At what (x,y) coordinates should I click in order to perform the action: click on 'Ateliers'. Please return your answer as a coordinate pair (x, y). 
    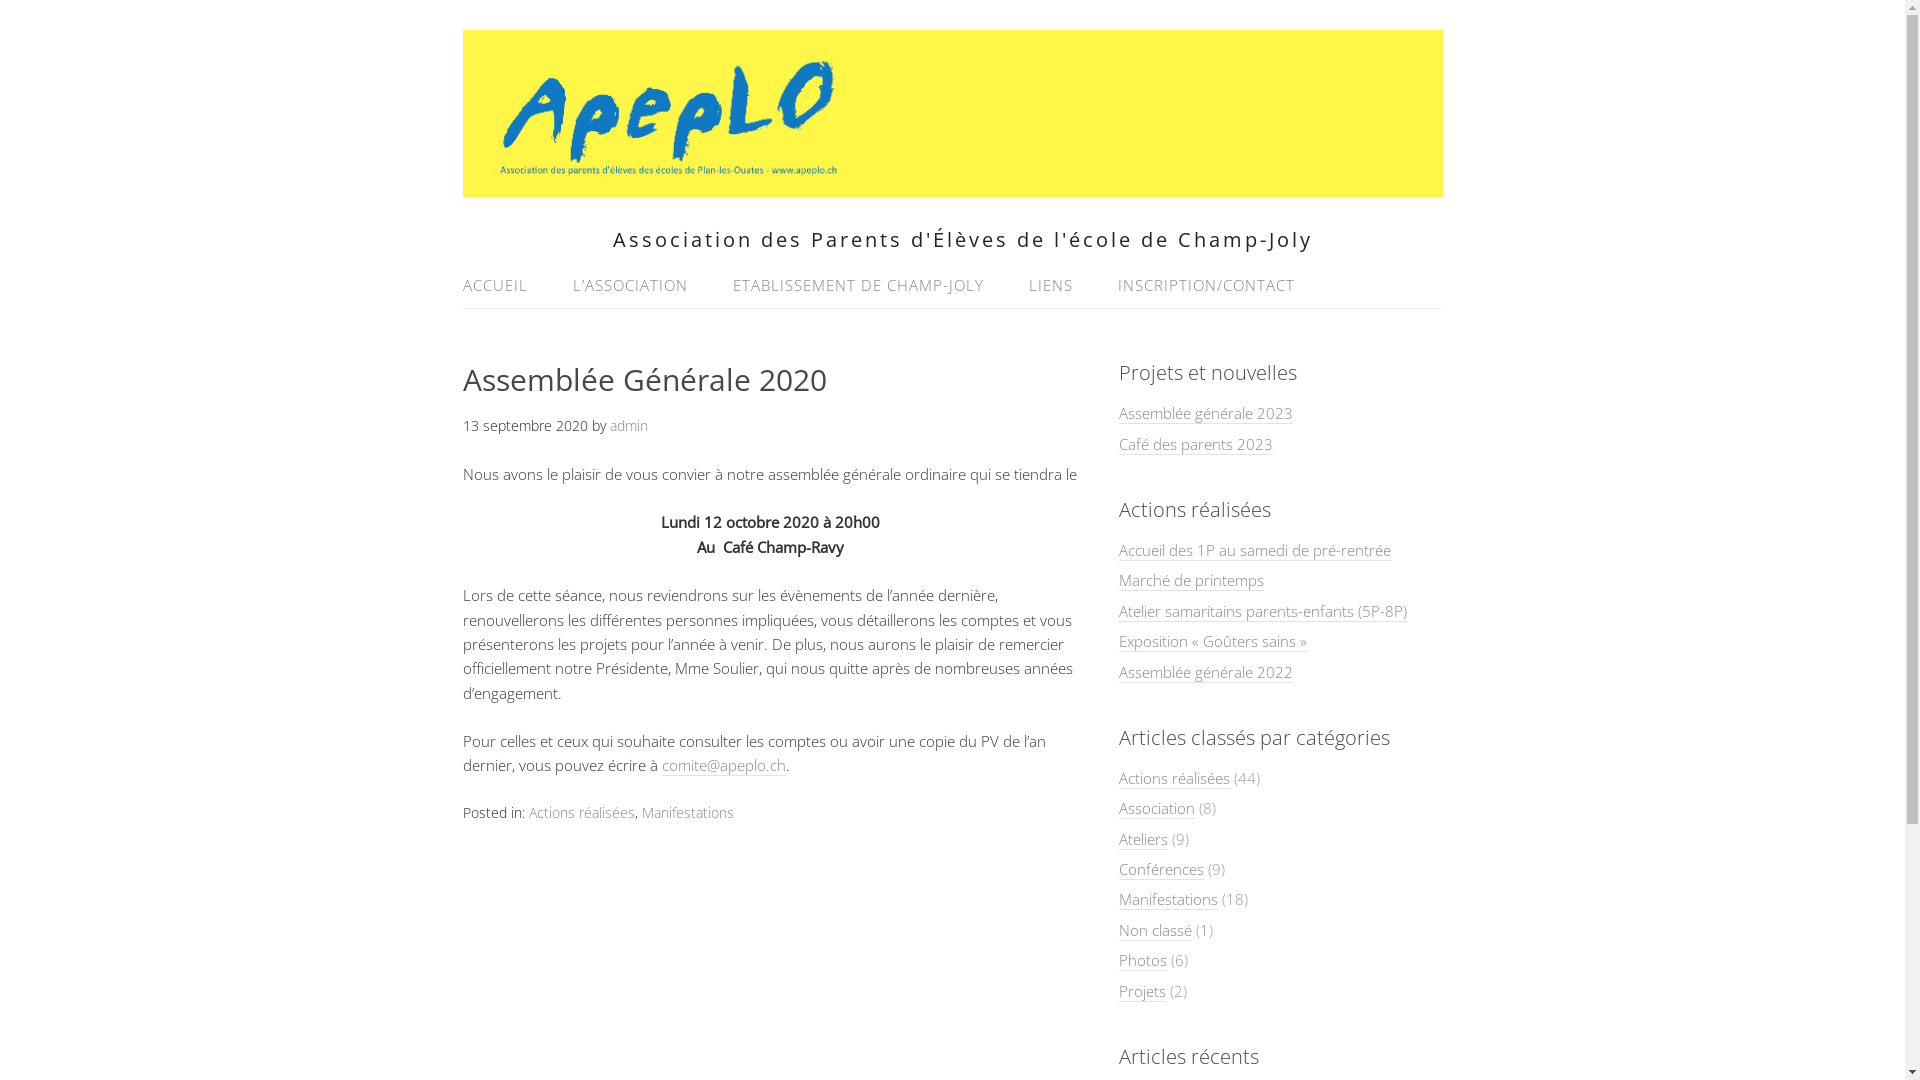
    Looking at the image, I should click on (1143, 839).